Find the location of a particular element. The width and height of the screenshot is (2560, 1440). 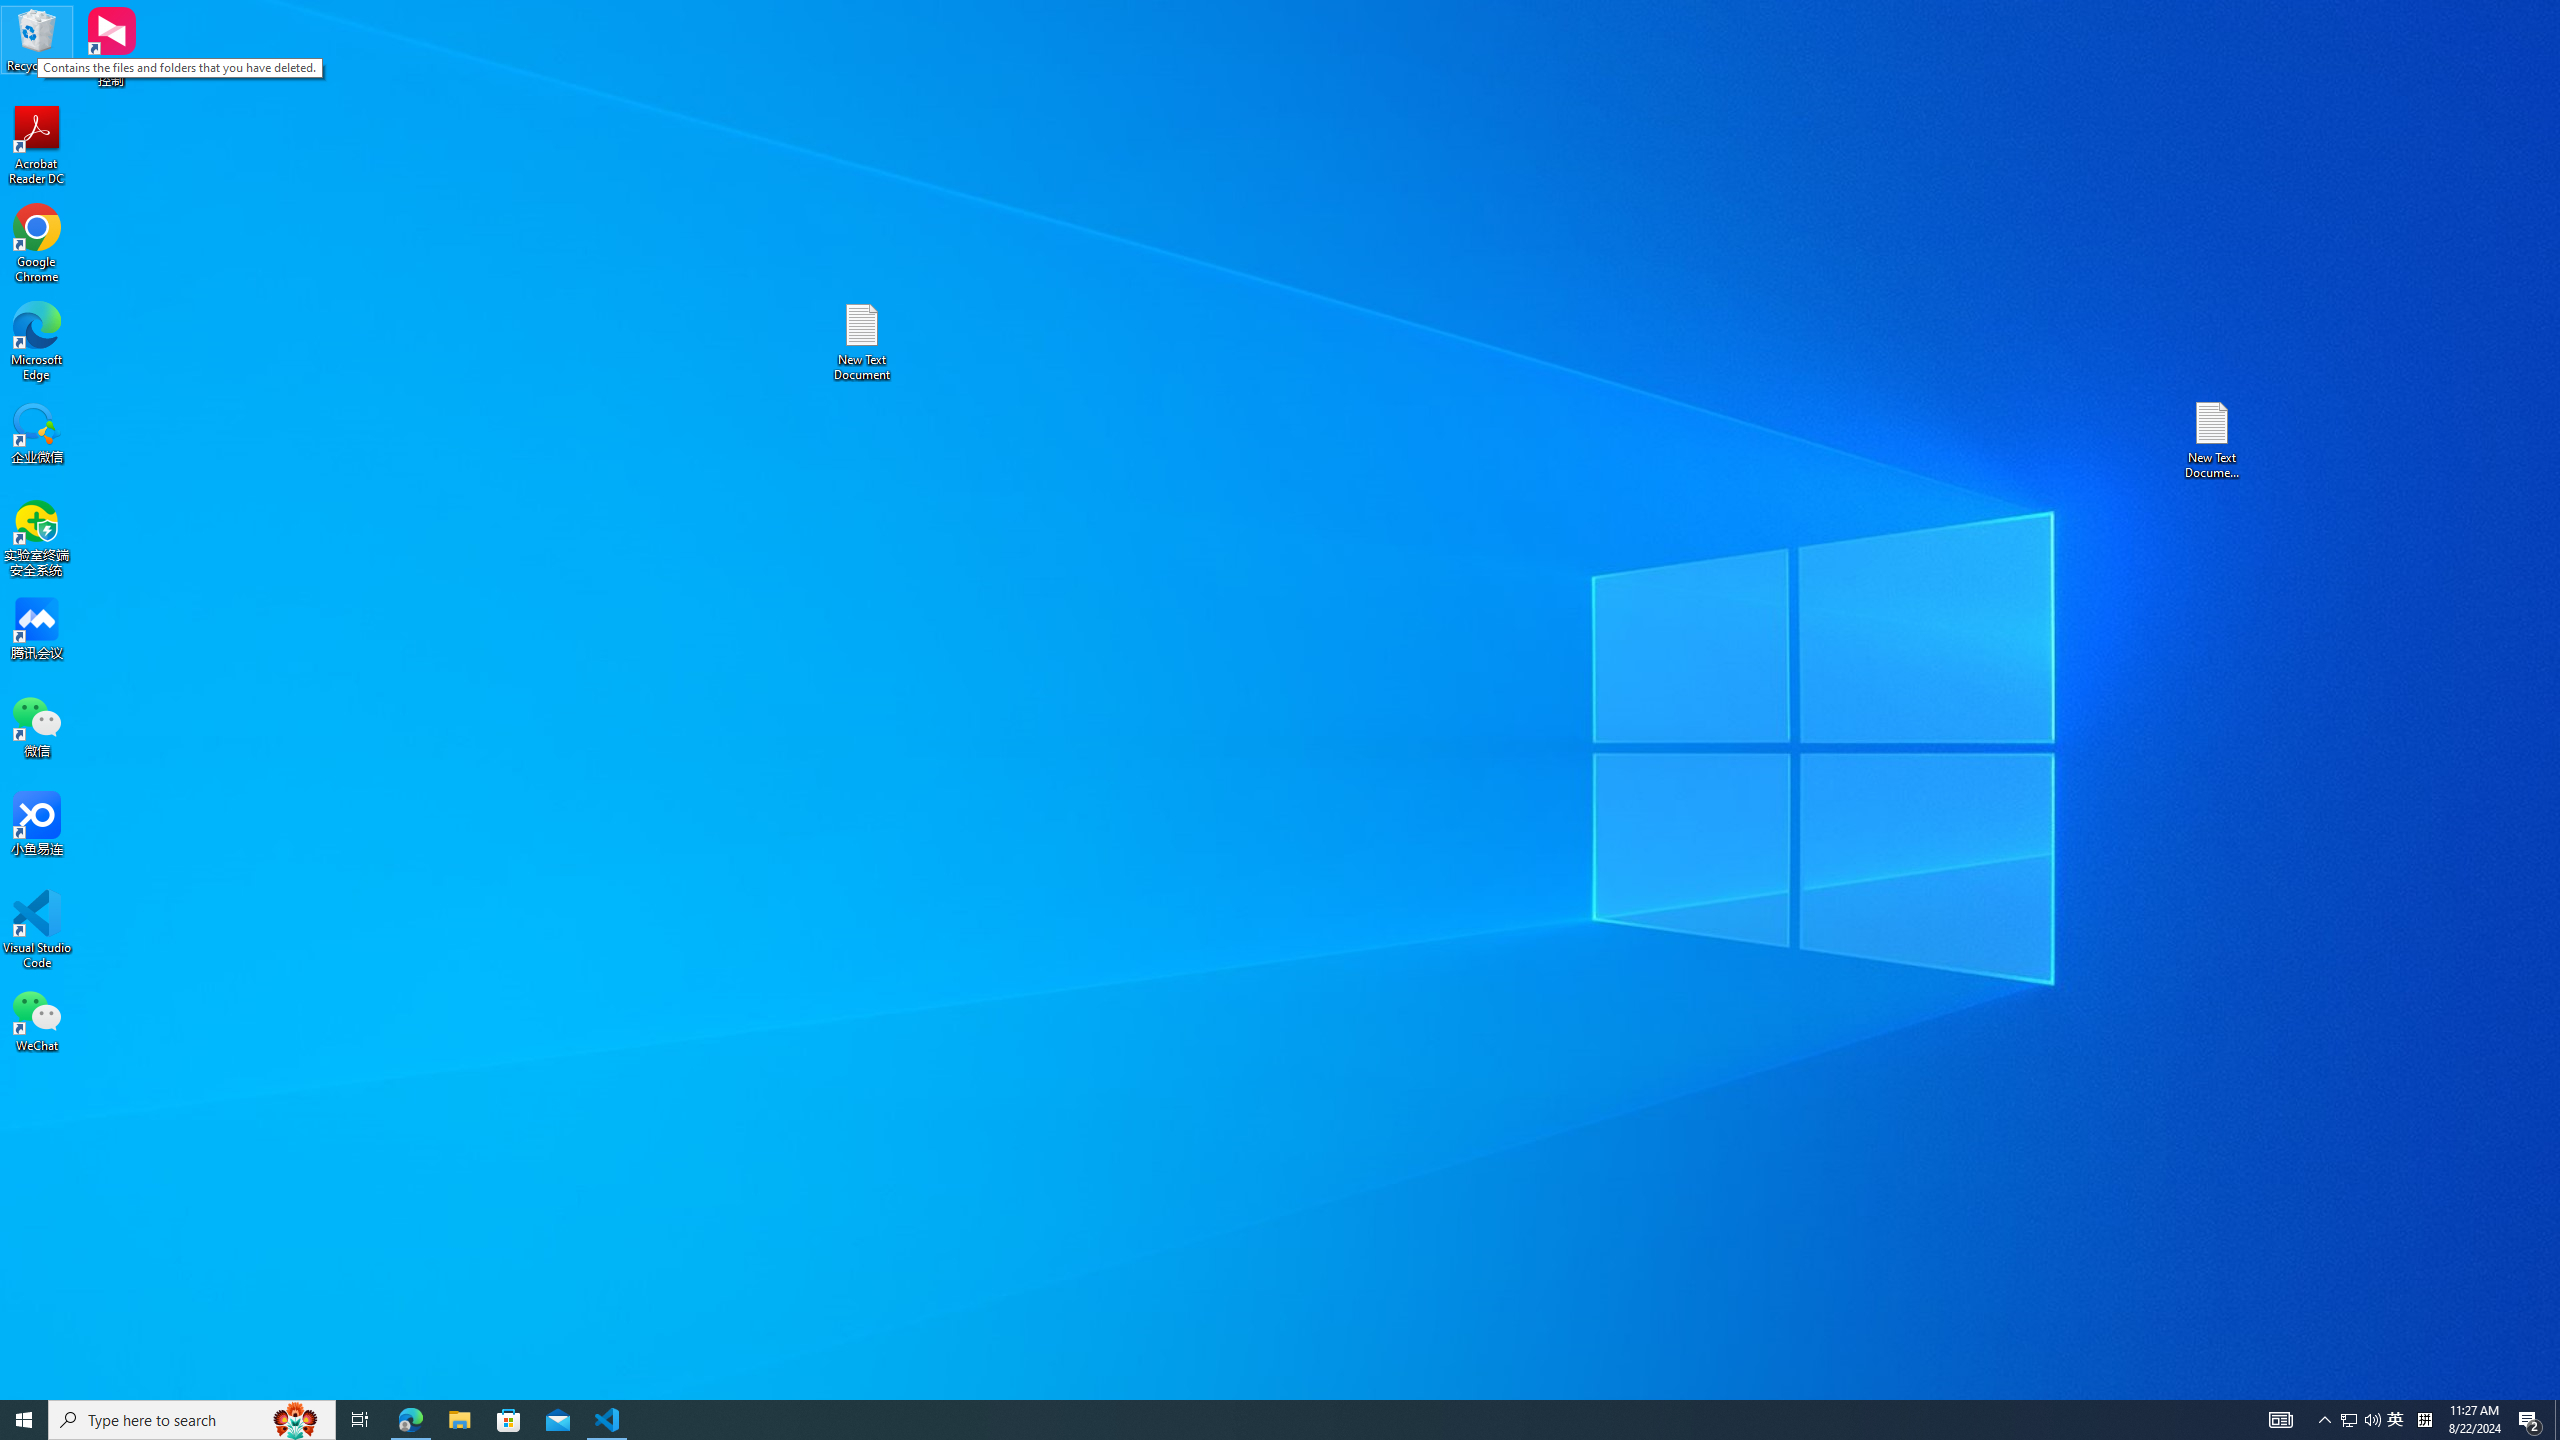

'Show desktop' is located at coordinates (2556, 1418).